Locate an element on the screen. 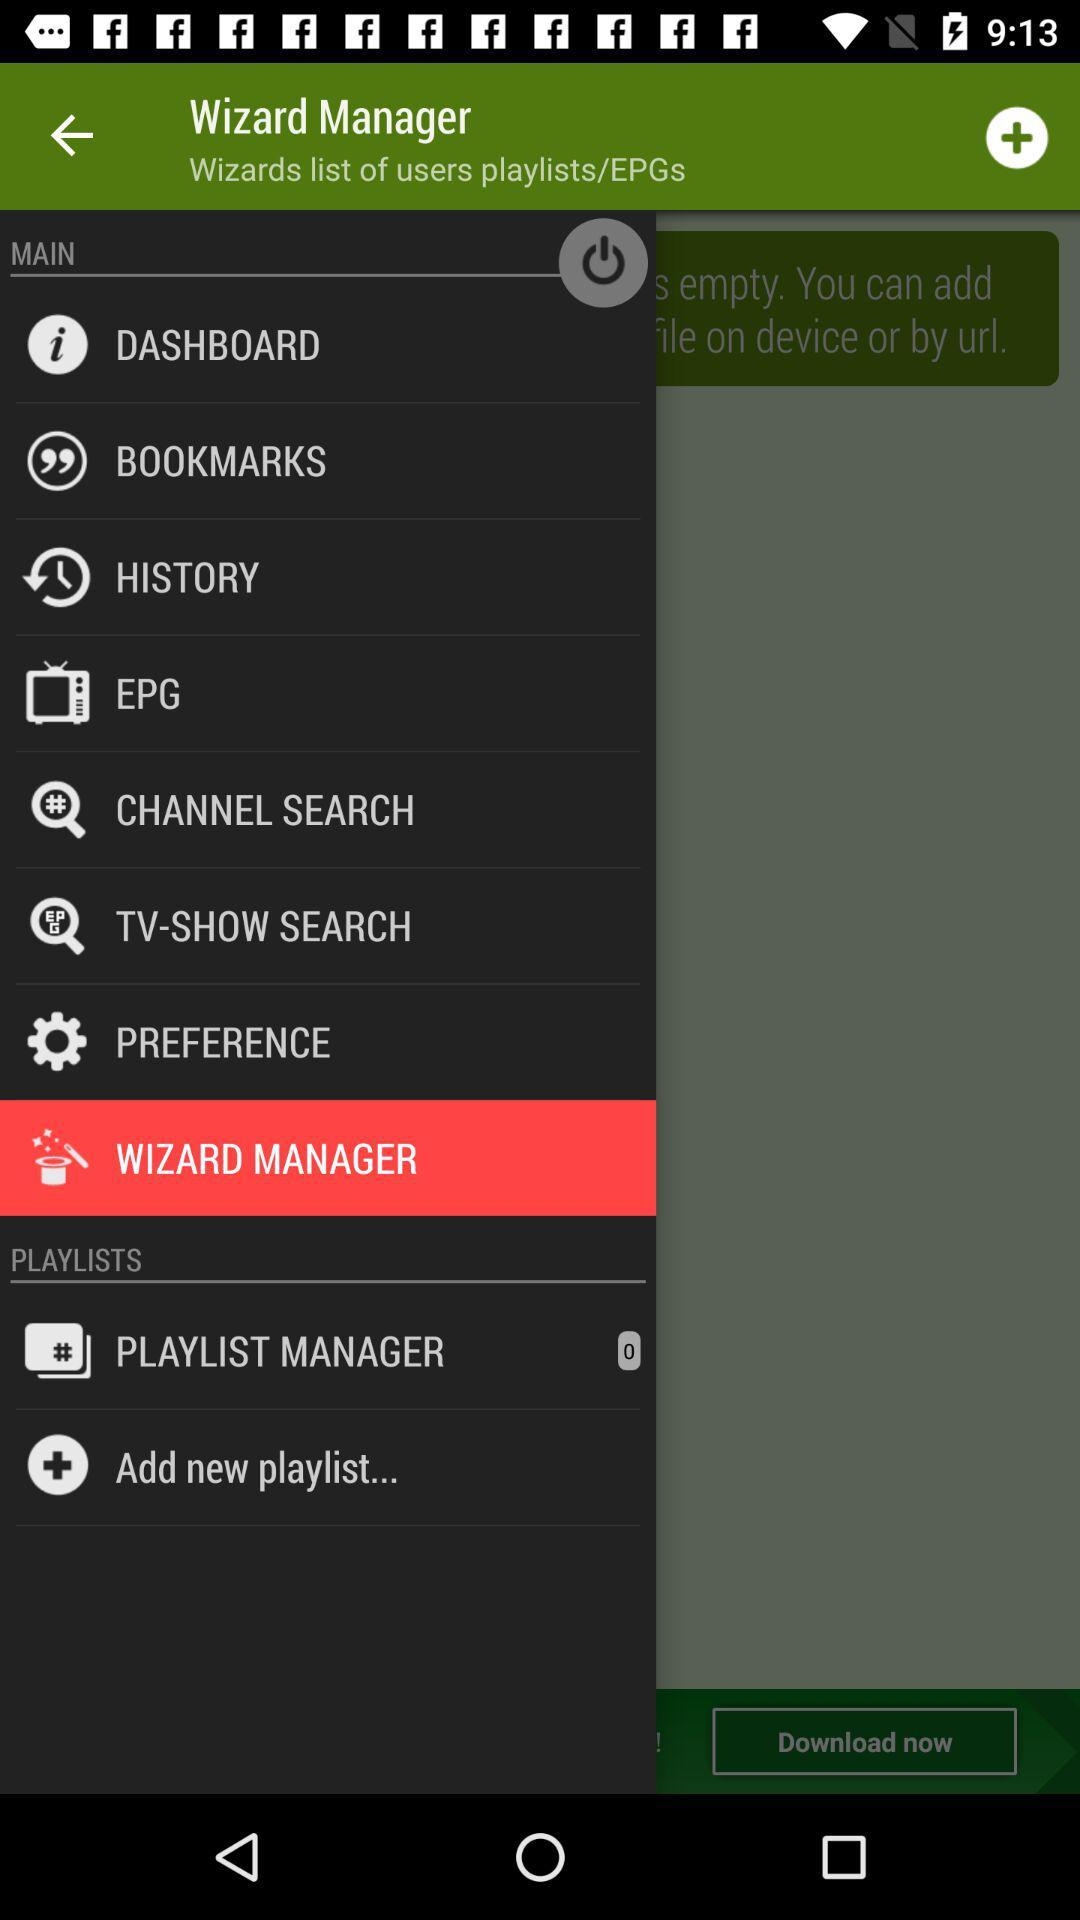  the item above the playlists is located at coordinates (327, 1215).